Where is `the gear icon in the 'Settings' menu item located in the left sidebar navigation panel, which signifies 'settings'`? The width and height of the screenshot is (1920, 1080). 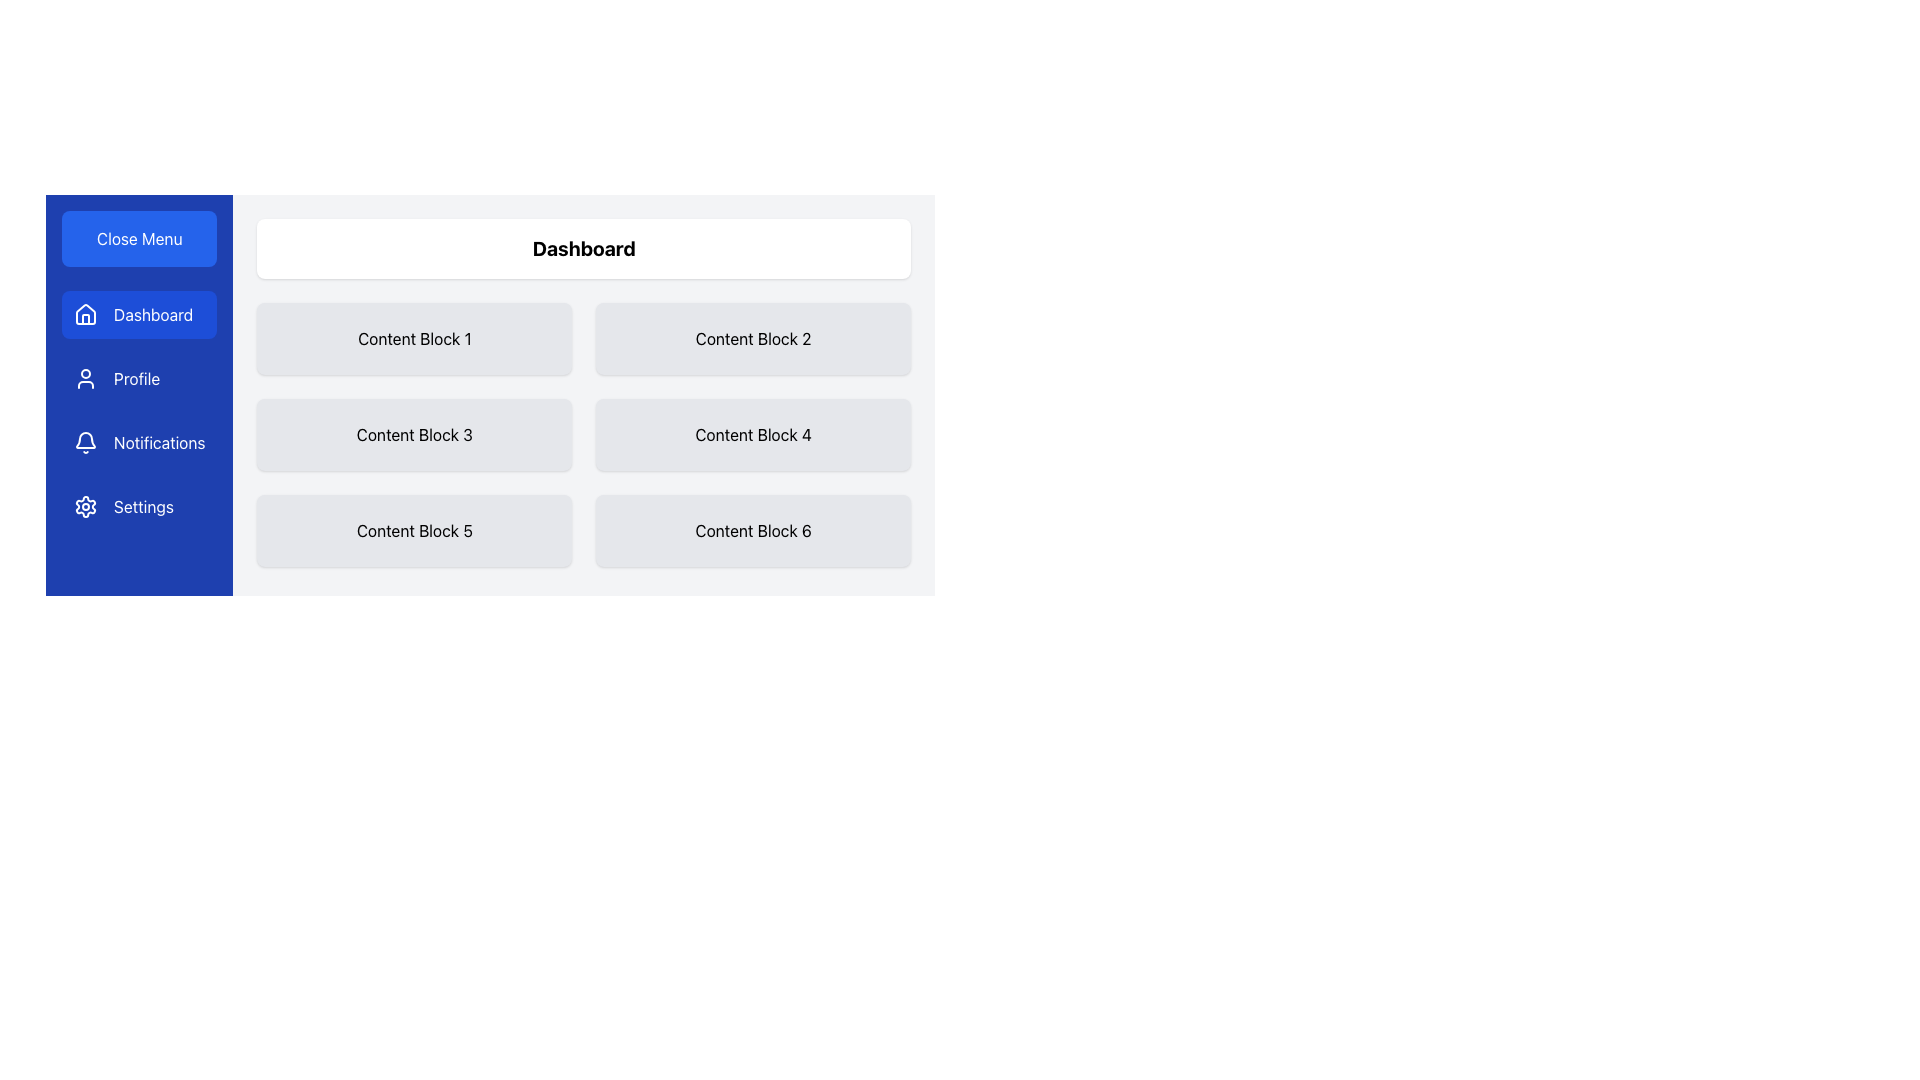
the gear icon in the 'Settings' menu item located in the left sidebar navigation panel, which signifies 'settings' is located at coordinates (85, 505).